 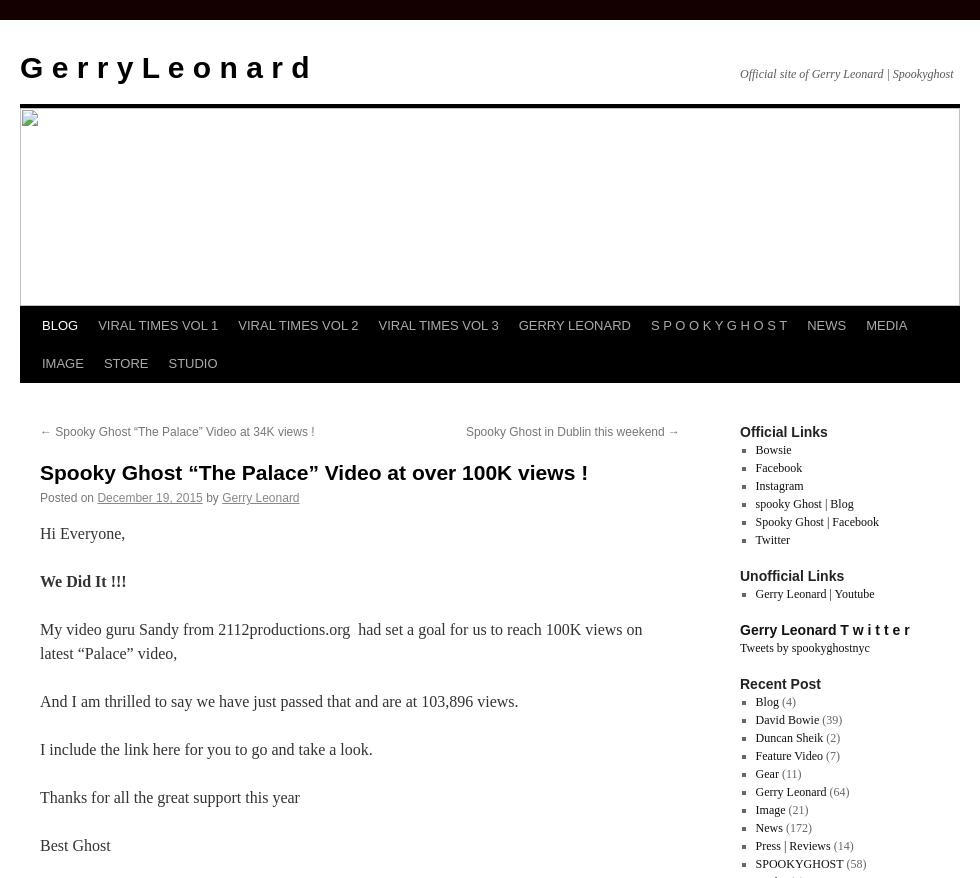 I want to click on '(21)', so click(x=796, y=809).